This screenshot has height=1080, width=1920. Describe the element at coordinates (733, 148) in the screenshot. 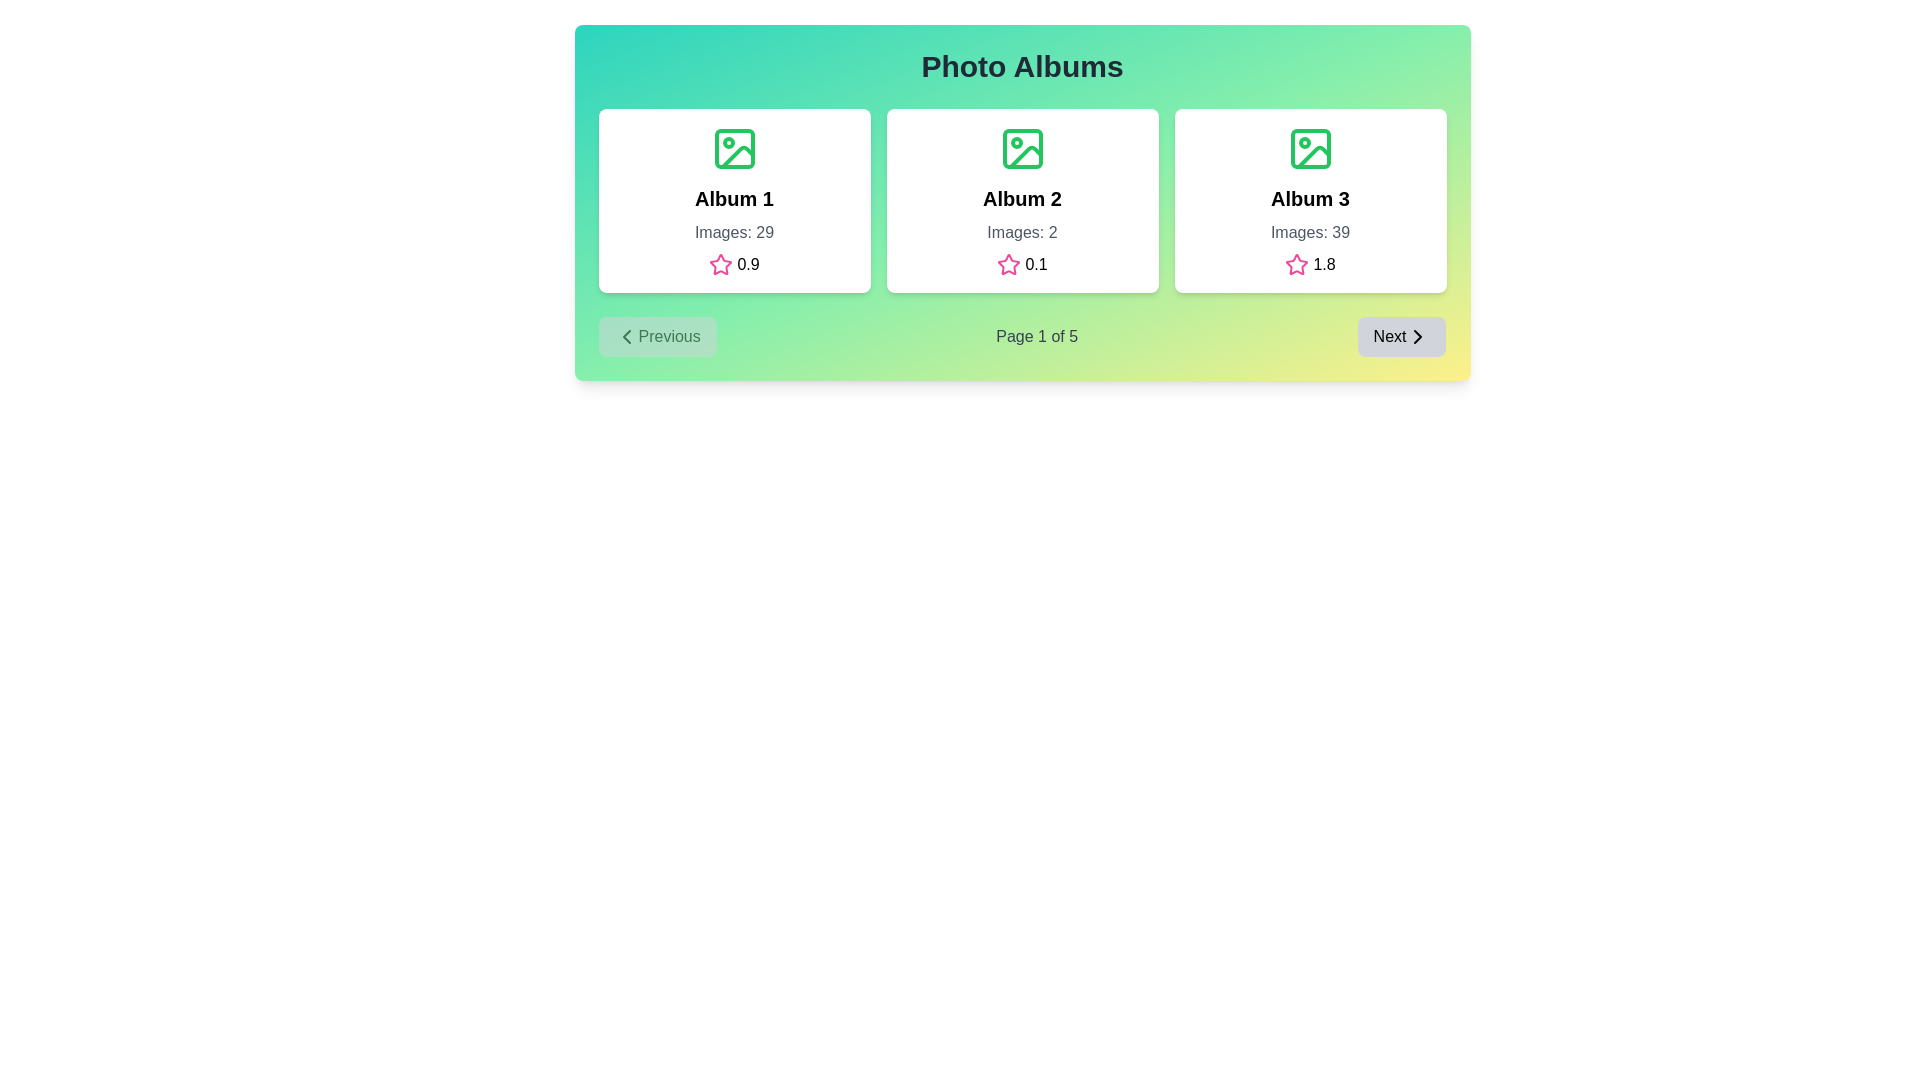

I see `the decorative icon located at the top center of the first album card labeled 'Album 1', positioned just above the album title text` at that location.